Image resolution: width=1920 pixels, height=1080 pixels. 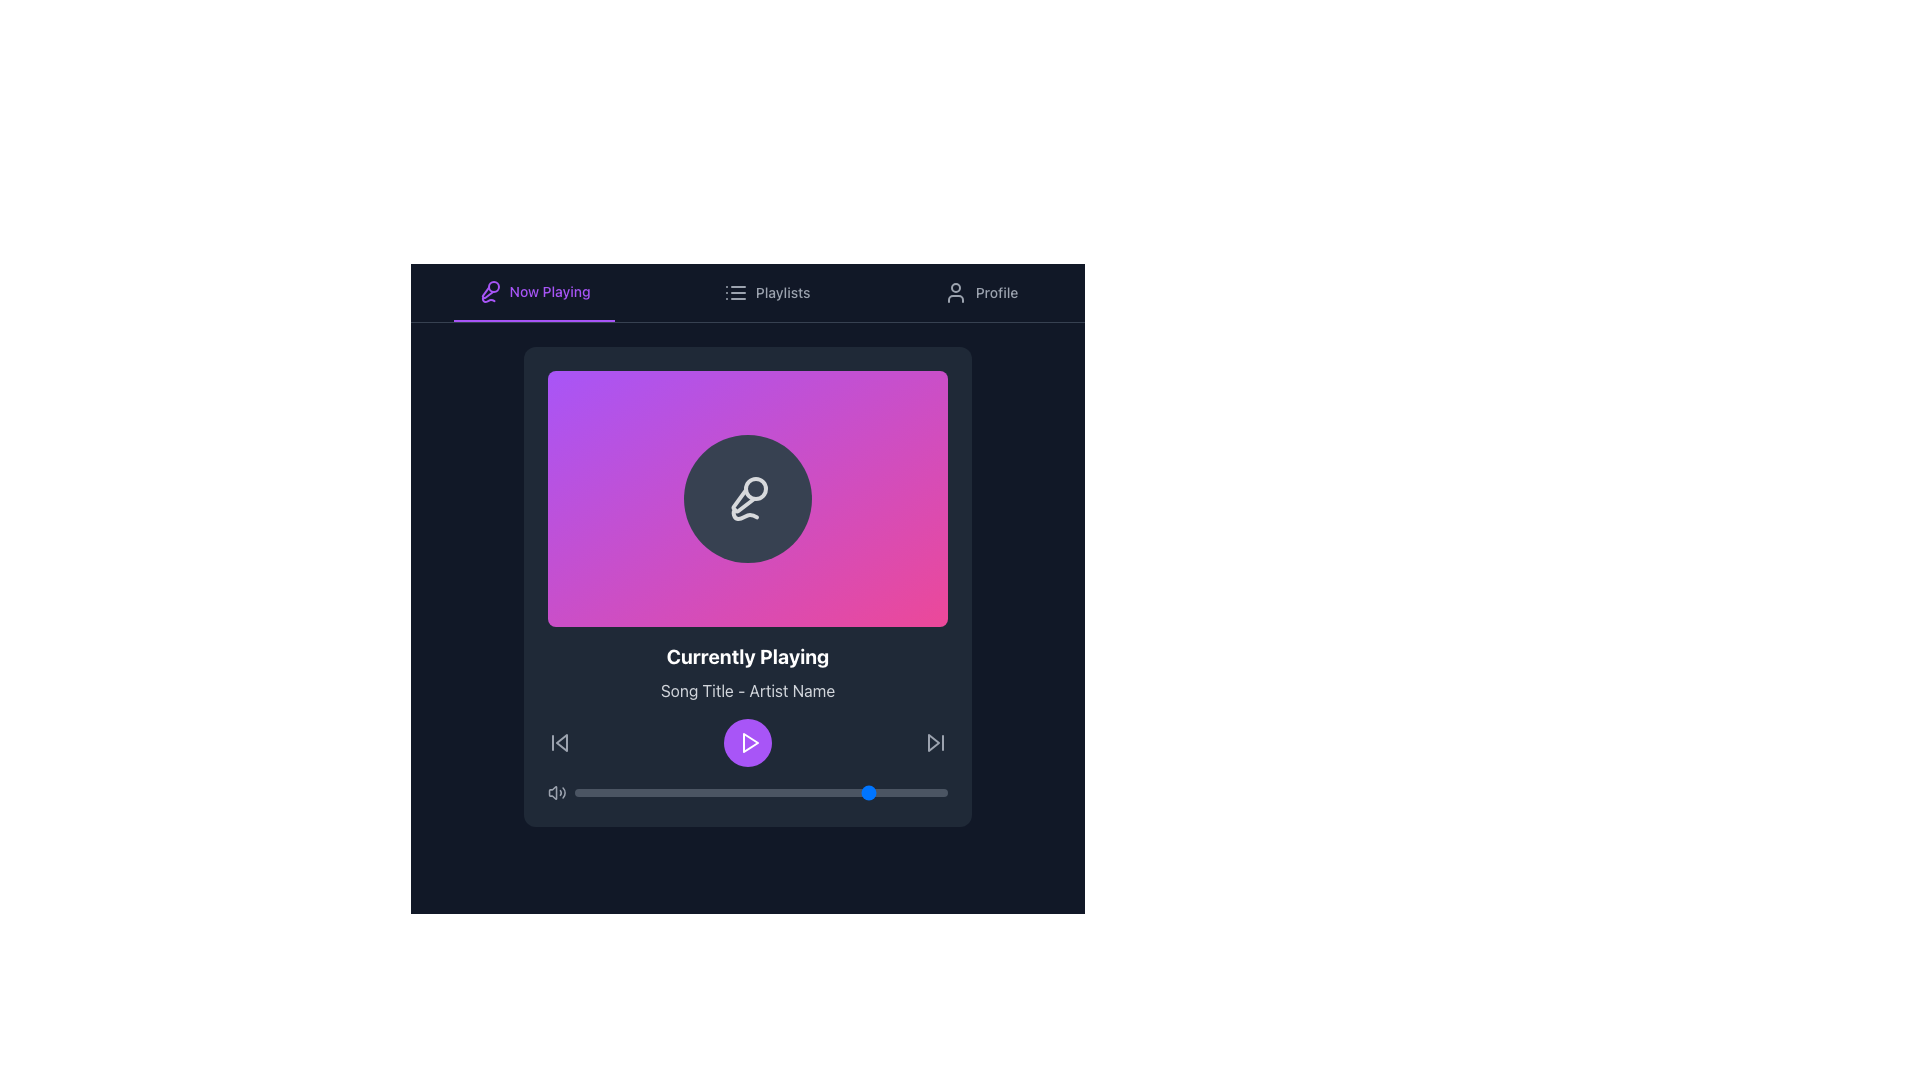 I want to click on the 'Playlists' icon located in the top navigation bar, which visually represents the playlists section, so click(x=734, y=293).